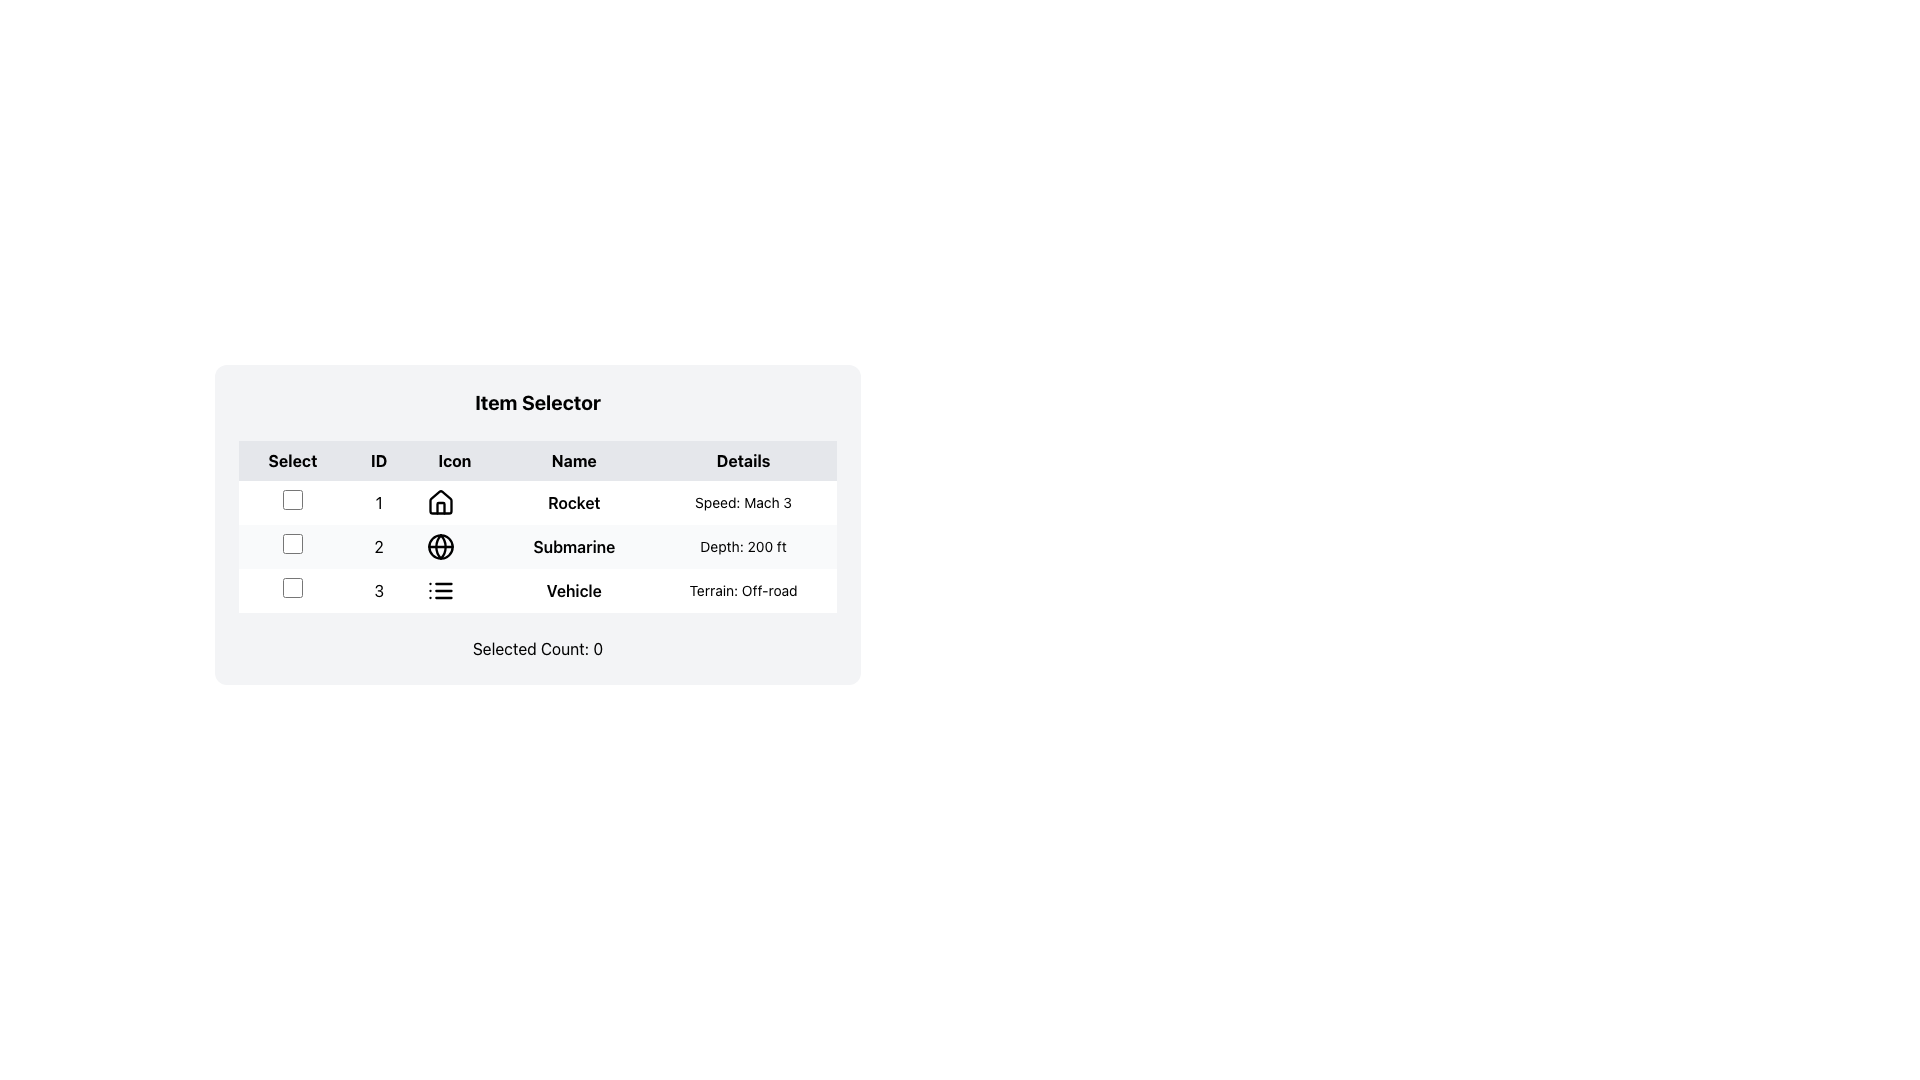 This screenshot has height=1080, width=1920. What do you see at coordinates (742, 547) in the screenshot?
I see `the static text label displaying 'Depth: 200 ft' located in the second row under the 'Details' column` at bounding box center [742, 547].